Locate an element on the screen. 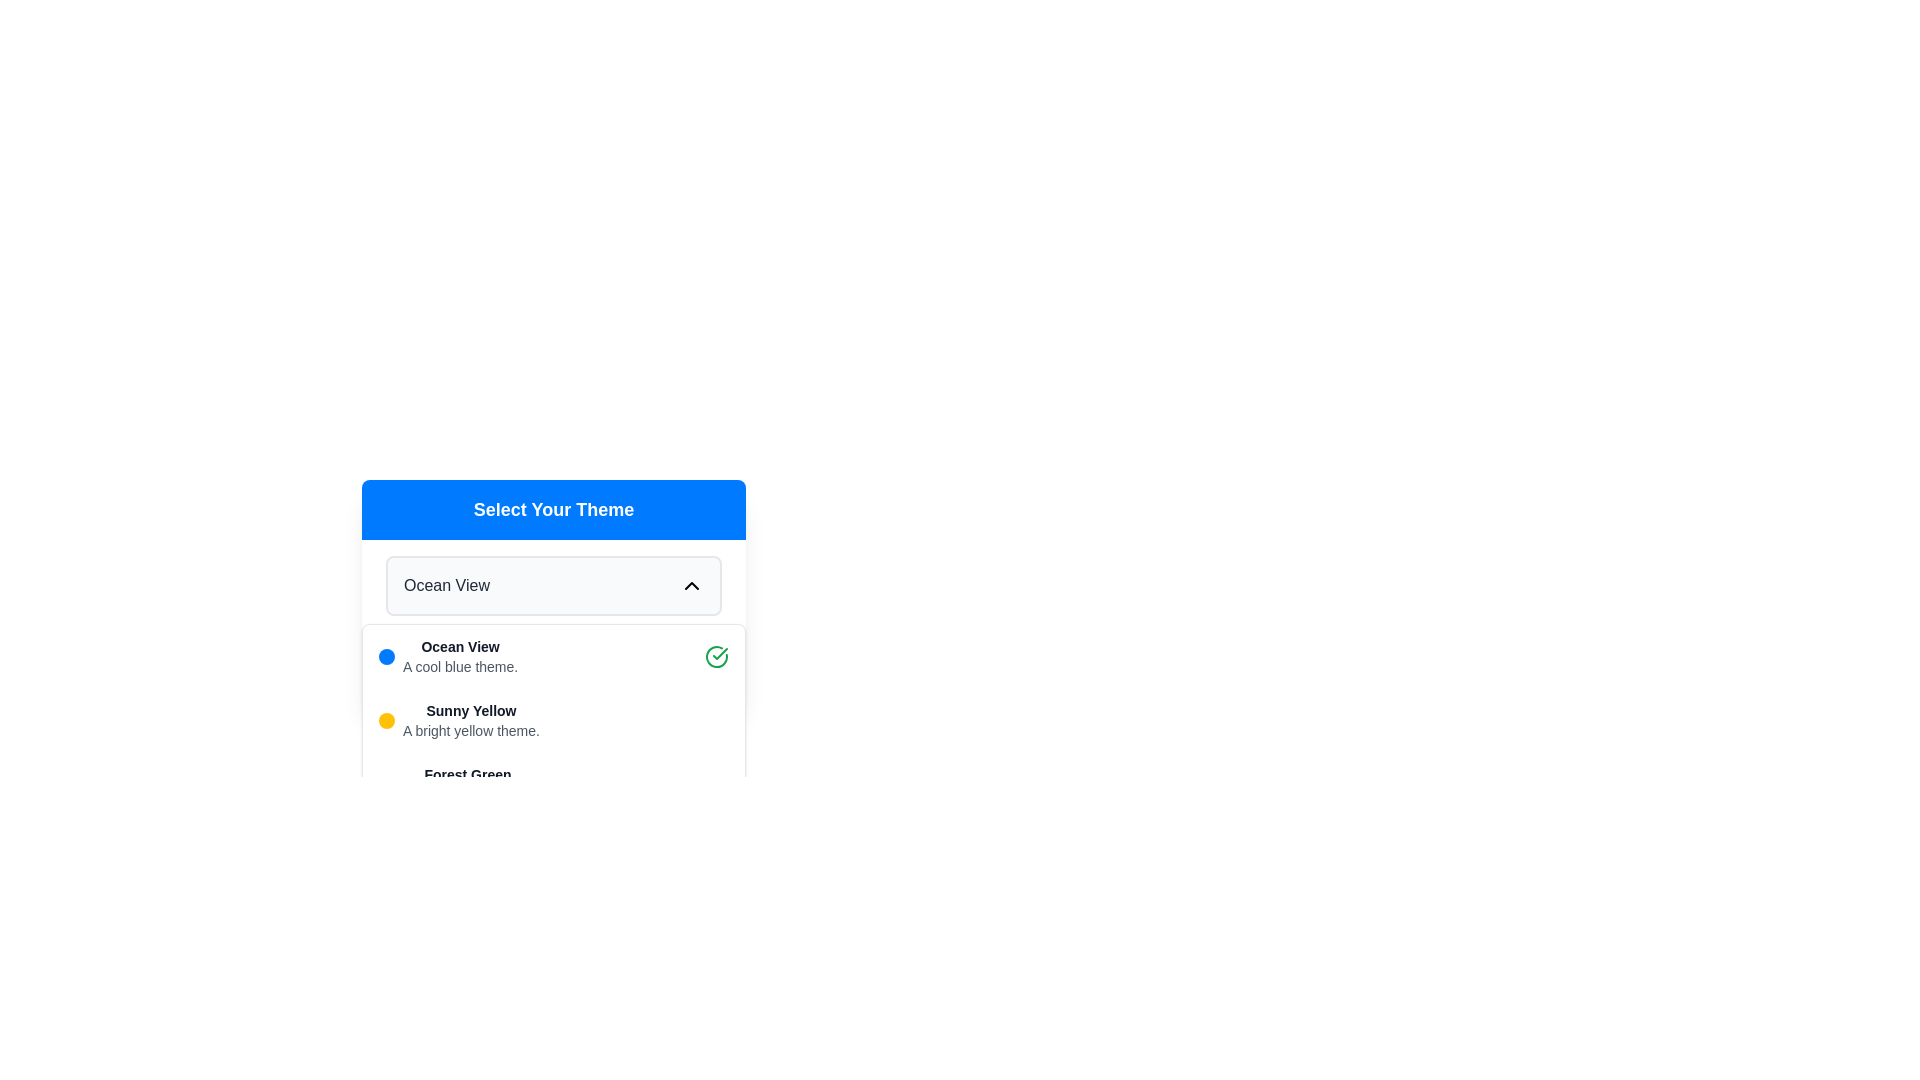 This screenshot has width=1920, height=1080. descriptive textual component providing information about the theme named 'Ocean View' located below the 'Select Your Theme' dropdown is located at coordinates (459, 656).